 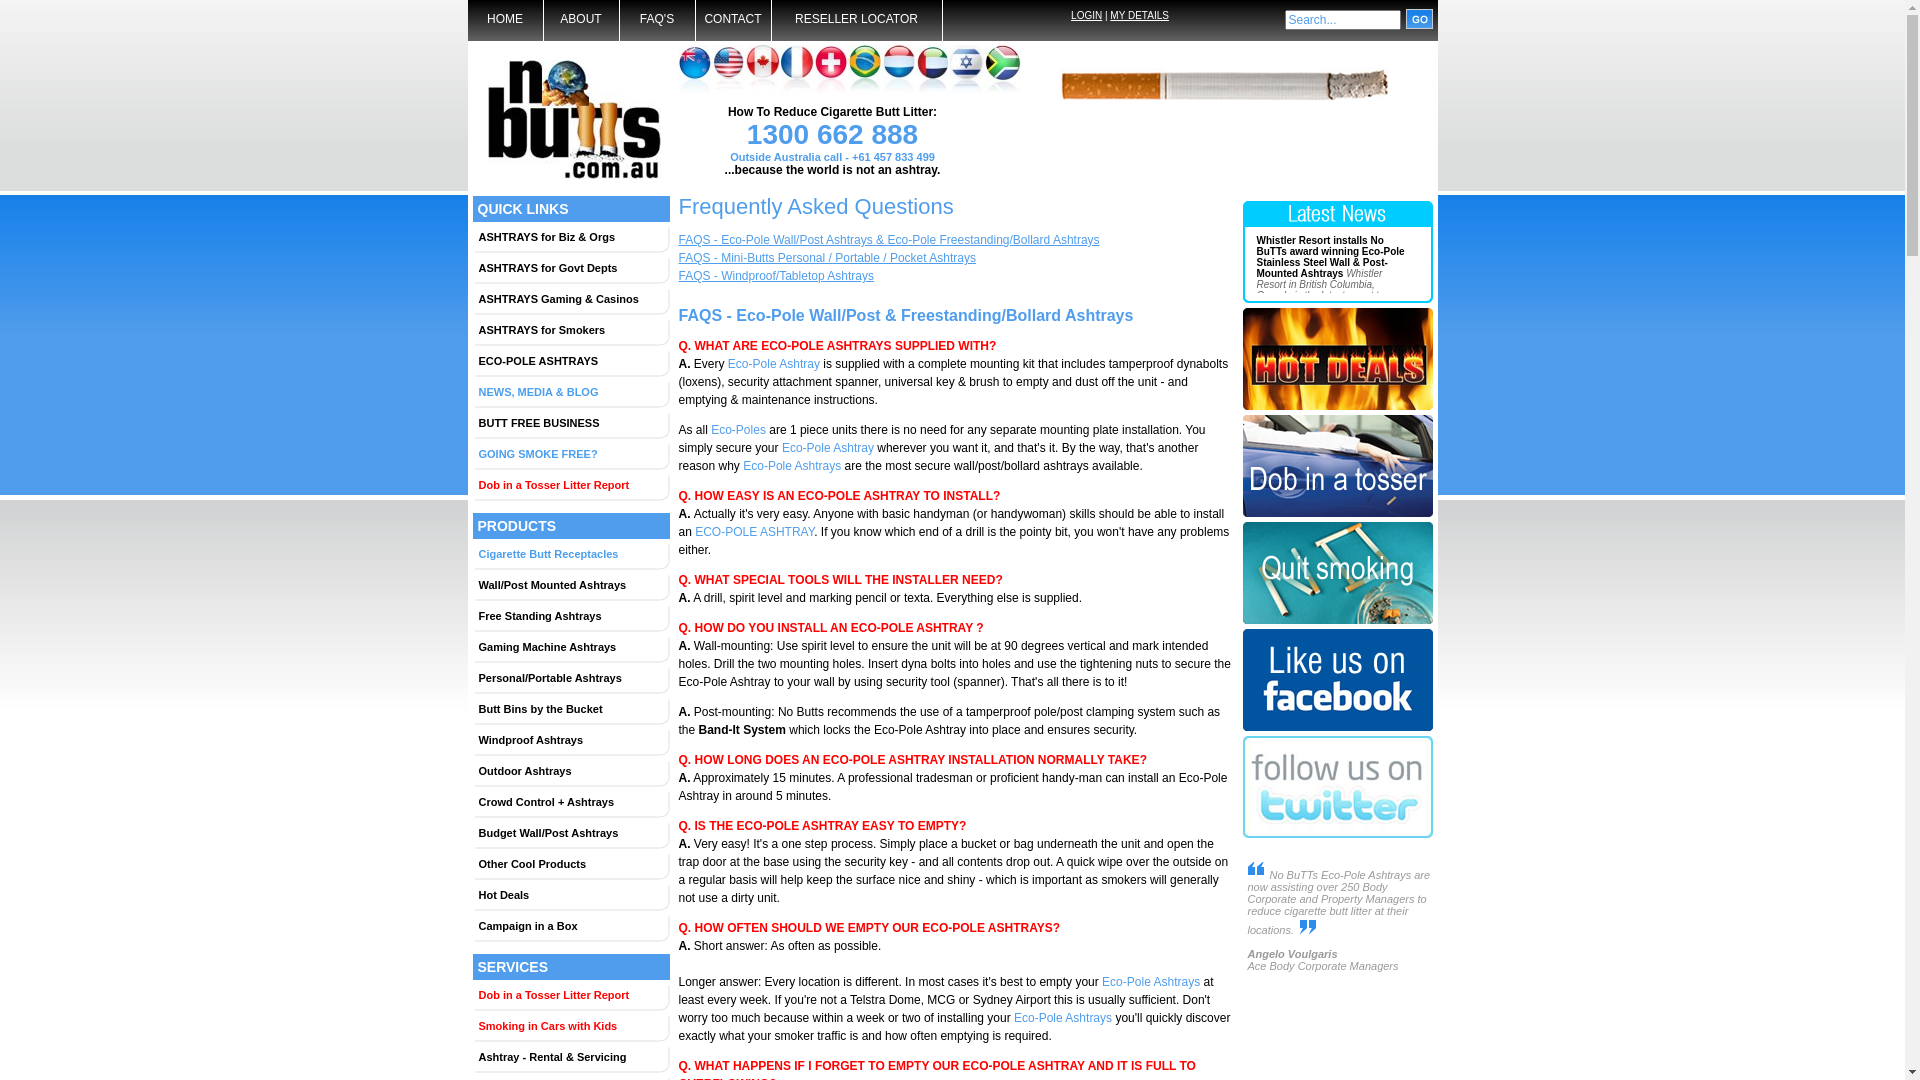 What do you see at coordinates (570, 454) in the screenshot?
I see `'GOING SMOKE FREE?'` at bounding box center [570, 454].